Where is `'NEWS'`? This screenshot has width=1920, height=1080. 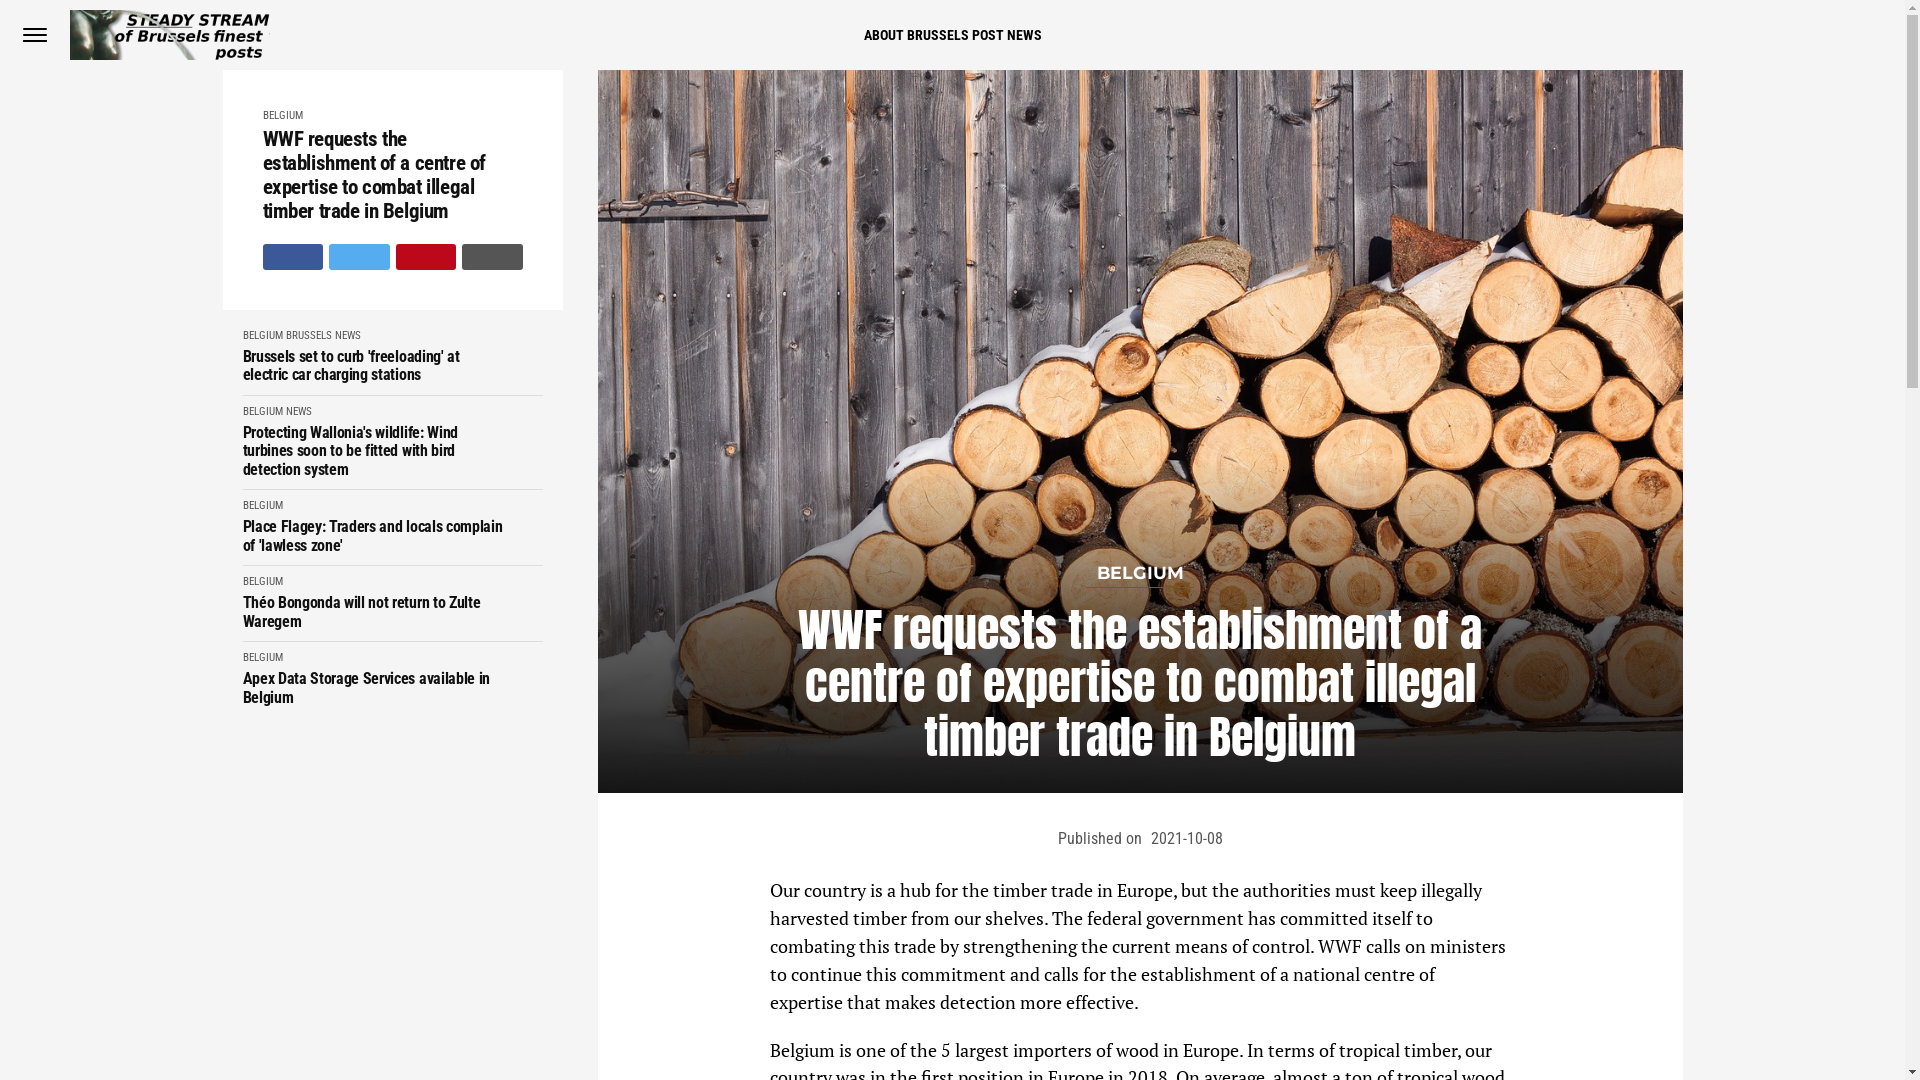 'NEWS' is located at coordinates (346, 334).